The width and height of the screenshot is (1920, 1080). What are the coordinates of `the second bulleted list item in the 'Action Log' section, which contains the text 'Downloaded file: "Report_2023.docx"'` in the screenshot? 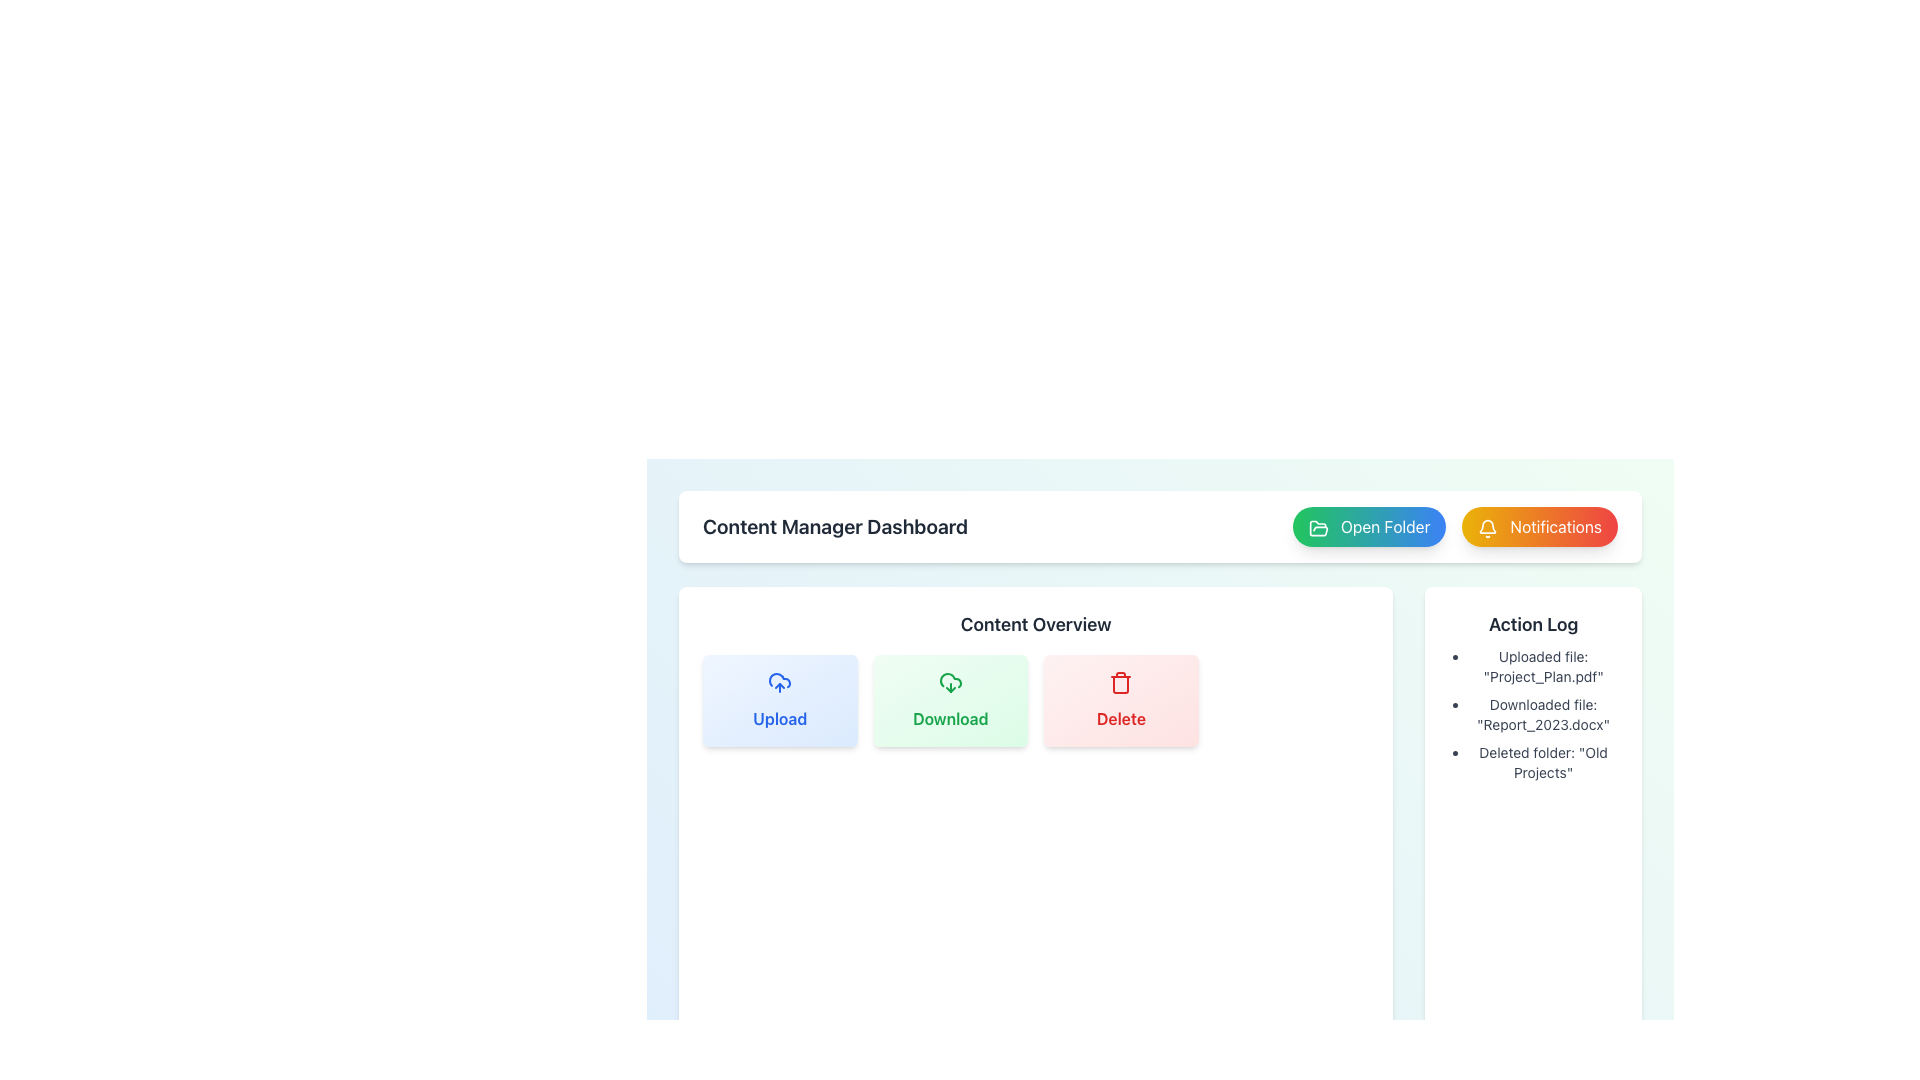 It's located at (1532, 713).